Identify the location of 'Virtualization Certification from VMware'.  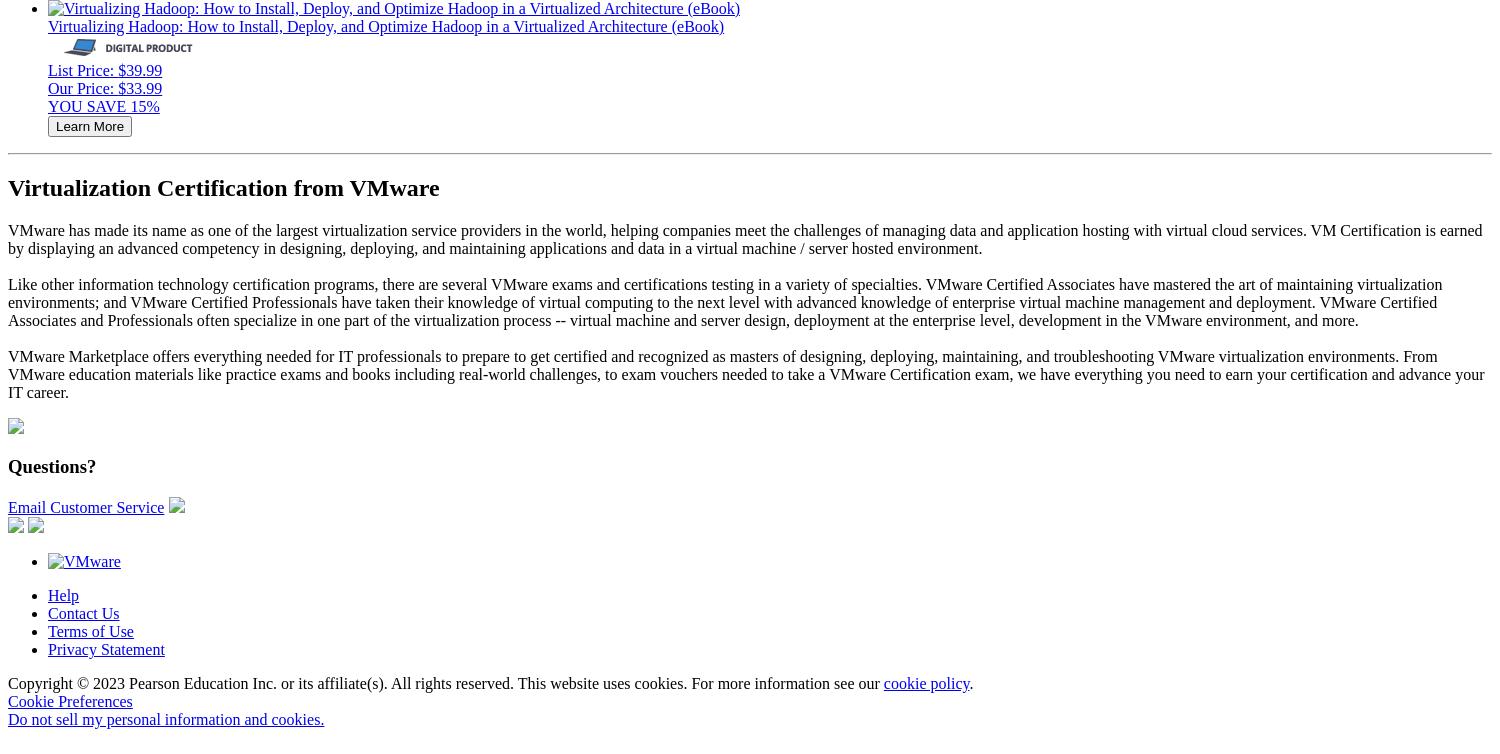
(222, 186).